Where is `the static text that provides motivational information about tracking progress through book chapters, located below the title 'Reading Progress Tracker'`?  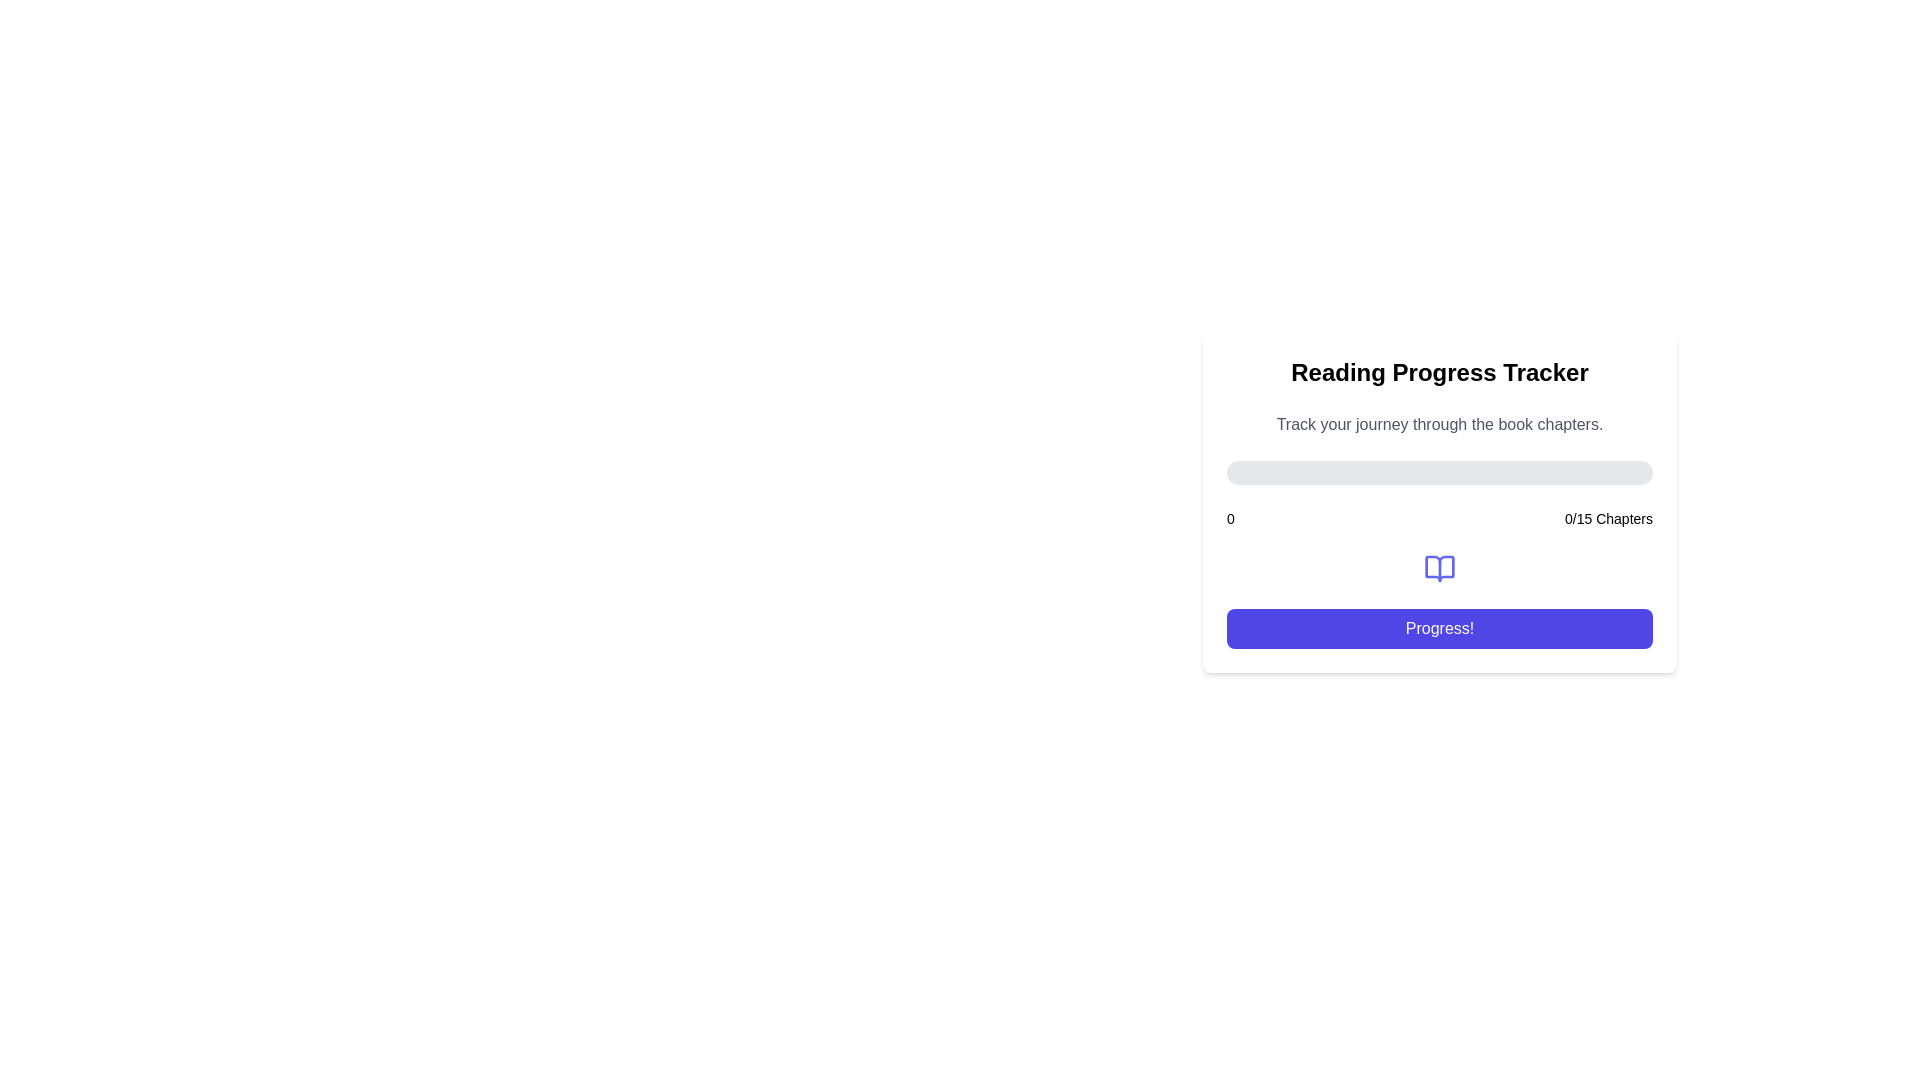
the static text that provides motivational information about tracking progress through book chapters, located below the title 'Reading Progress Tracker' is located at coordinates (1440, 423).